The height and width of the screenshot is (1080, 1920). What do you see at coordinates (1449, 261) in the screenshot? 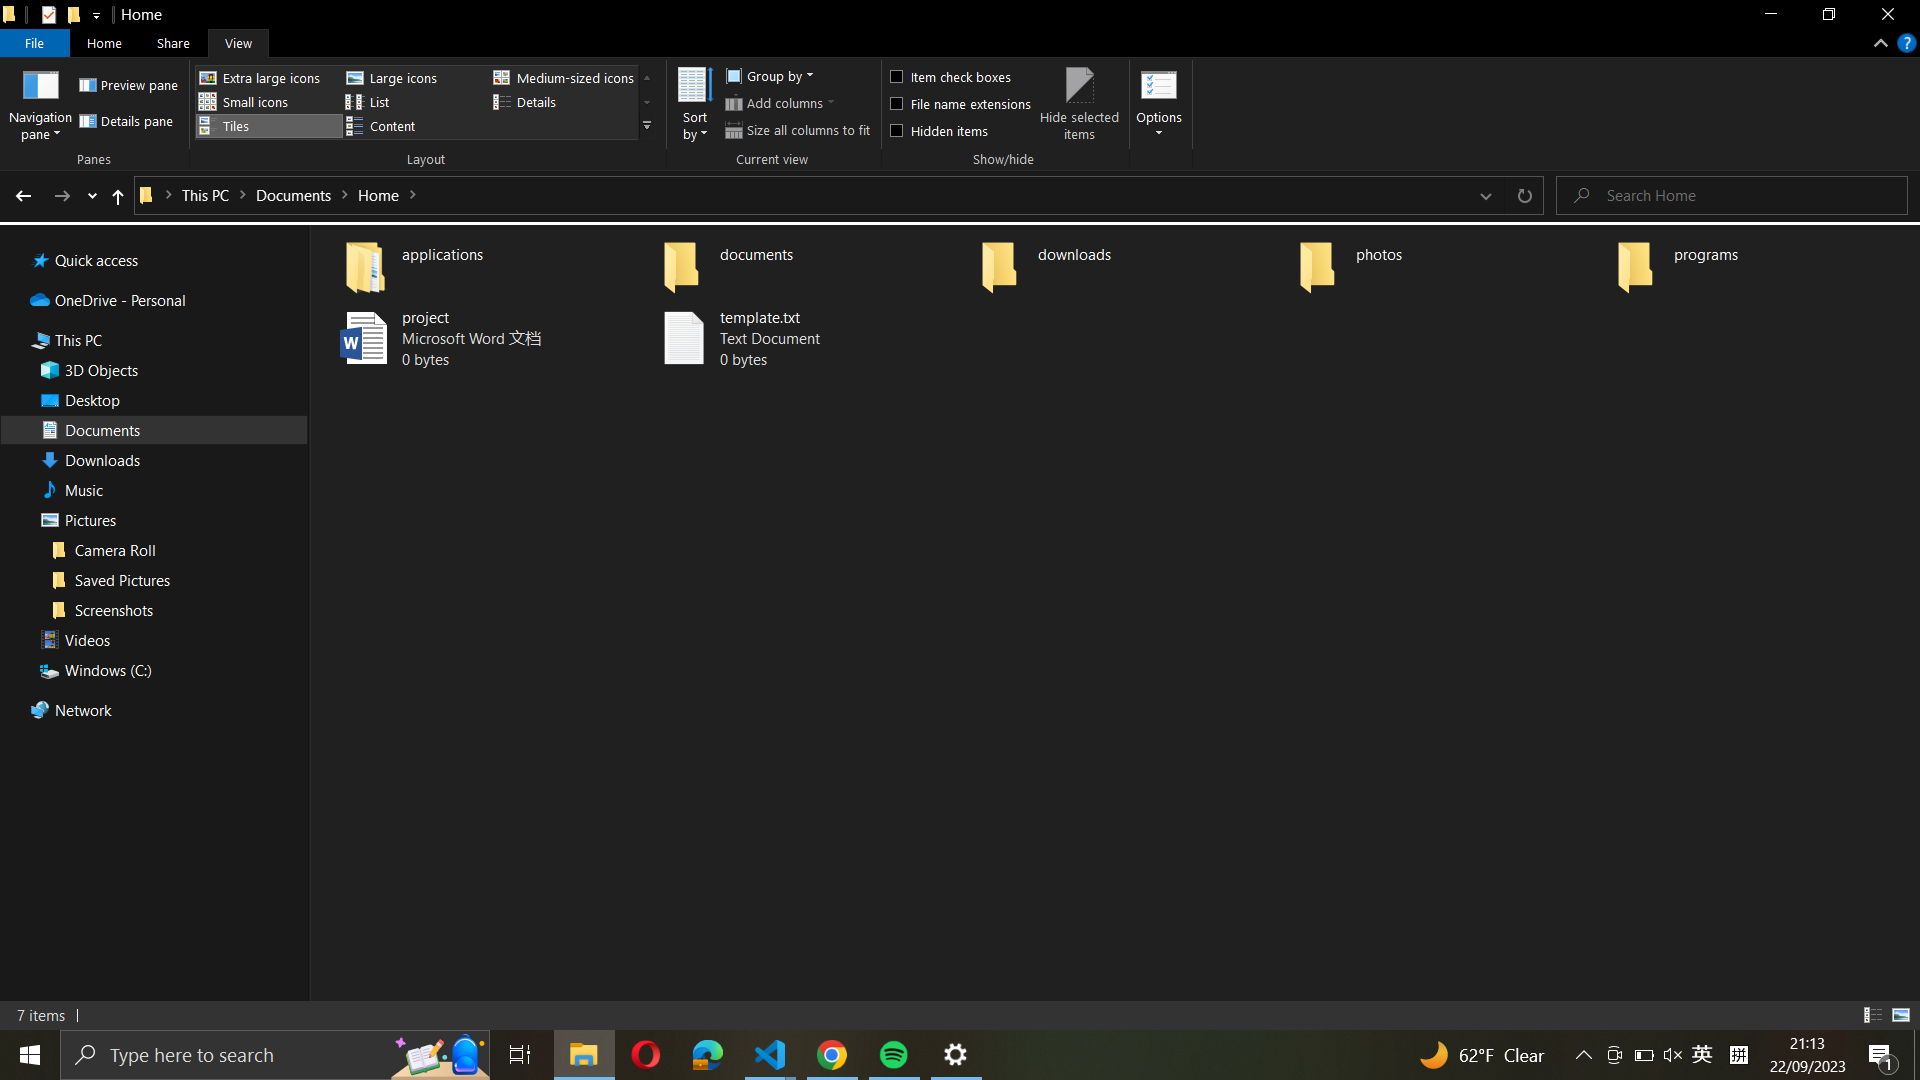
I see `the "photos" folder and establish a fresh sub-folder named "vacation"` at bounding box center [1449, 261].